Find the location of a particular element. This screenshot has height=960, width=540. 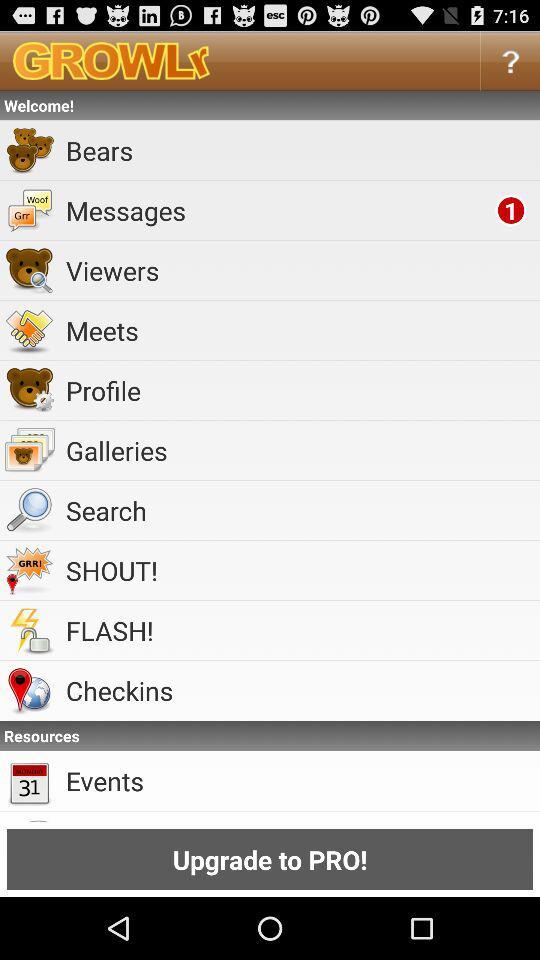

icon above the resources icon is located at coordinates (298, 690).